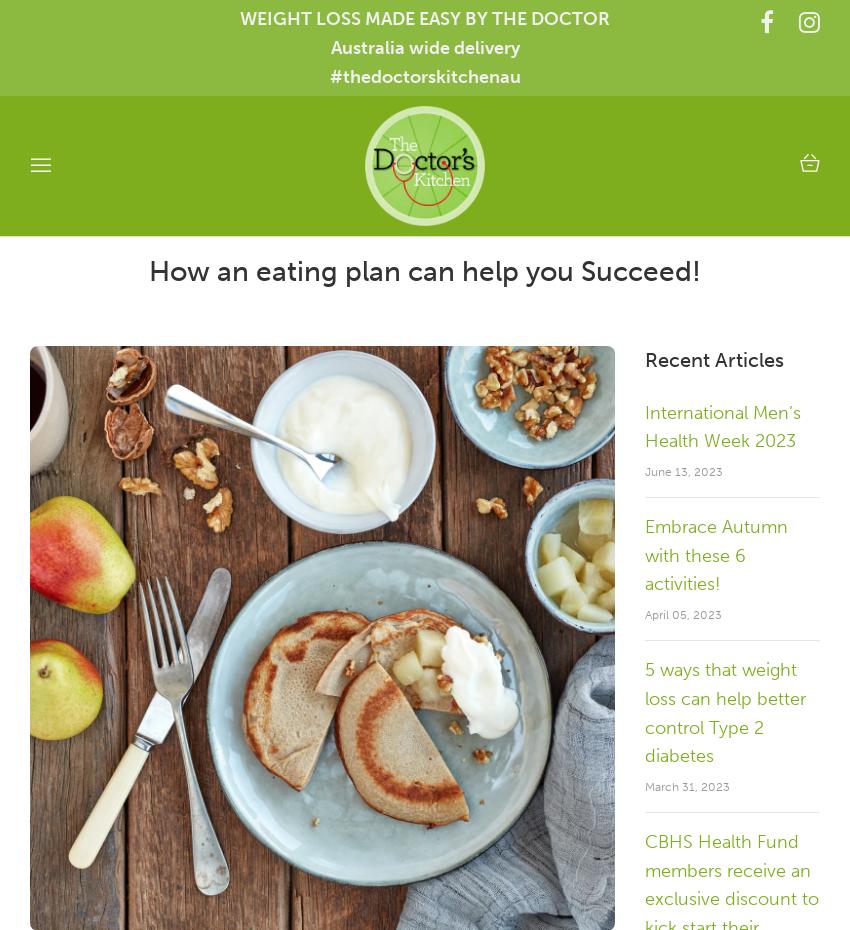  What do you see at coordinates (715, 555) in the screenshot?
I see `'Embrace Autumn with these 6 activities!'` at bounding box center [715, 555].